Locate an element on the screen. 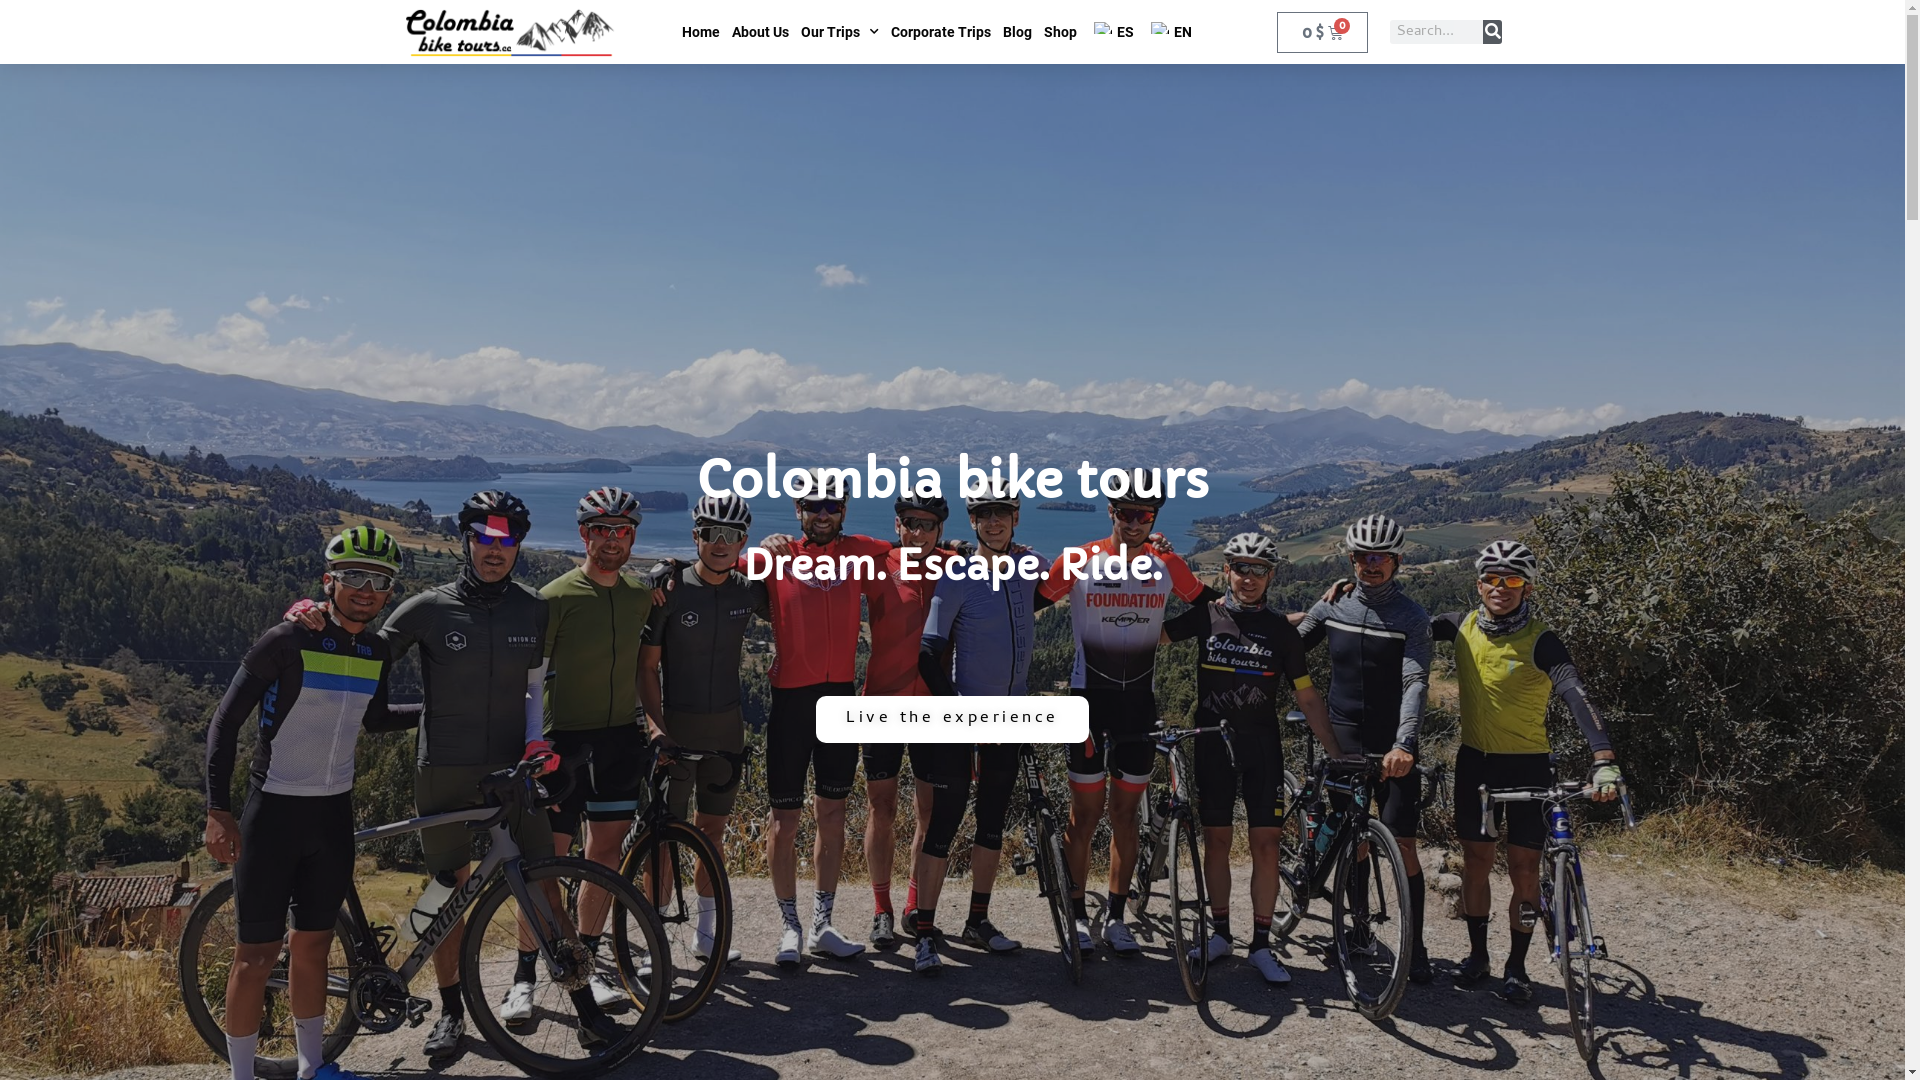 Image resolution: width=1920 pixels, height=1080 pixels. 'EN' is located at coordinates (1169, 31).